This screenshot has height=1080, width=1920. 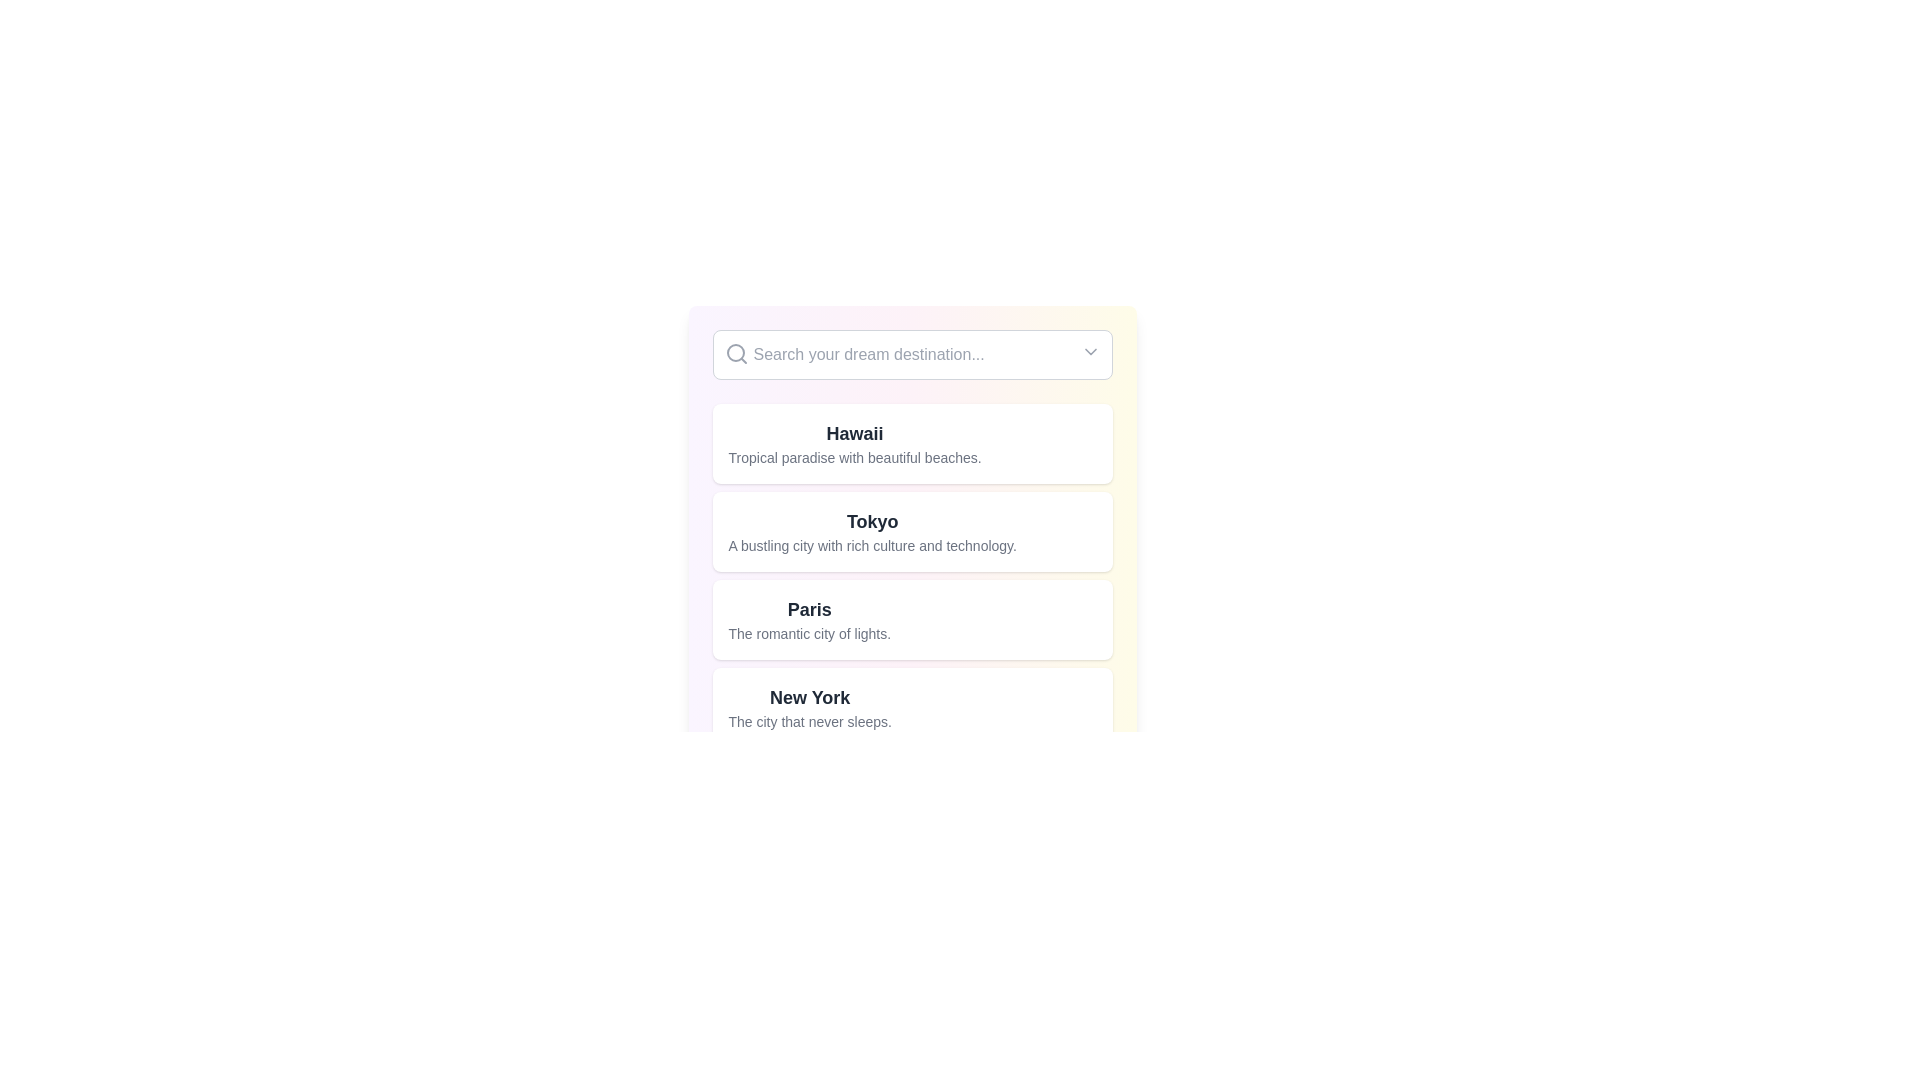 I want to click on the static text label displaying 'A bustling city with rich culture and technology.' that is positioned directly beneath 'Tokyo' in the vertical list interface, so click(x=872, y=546).